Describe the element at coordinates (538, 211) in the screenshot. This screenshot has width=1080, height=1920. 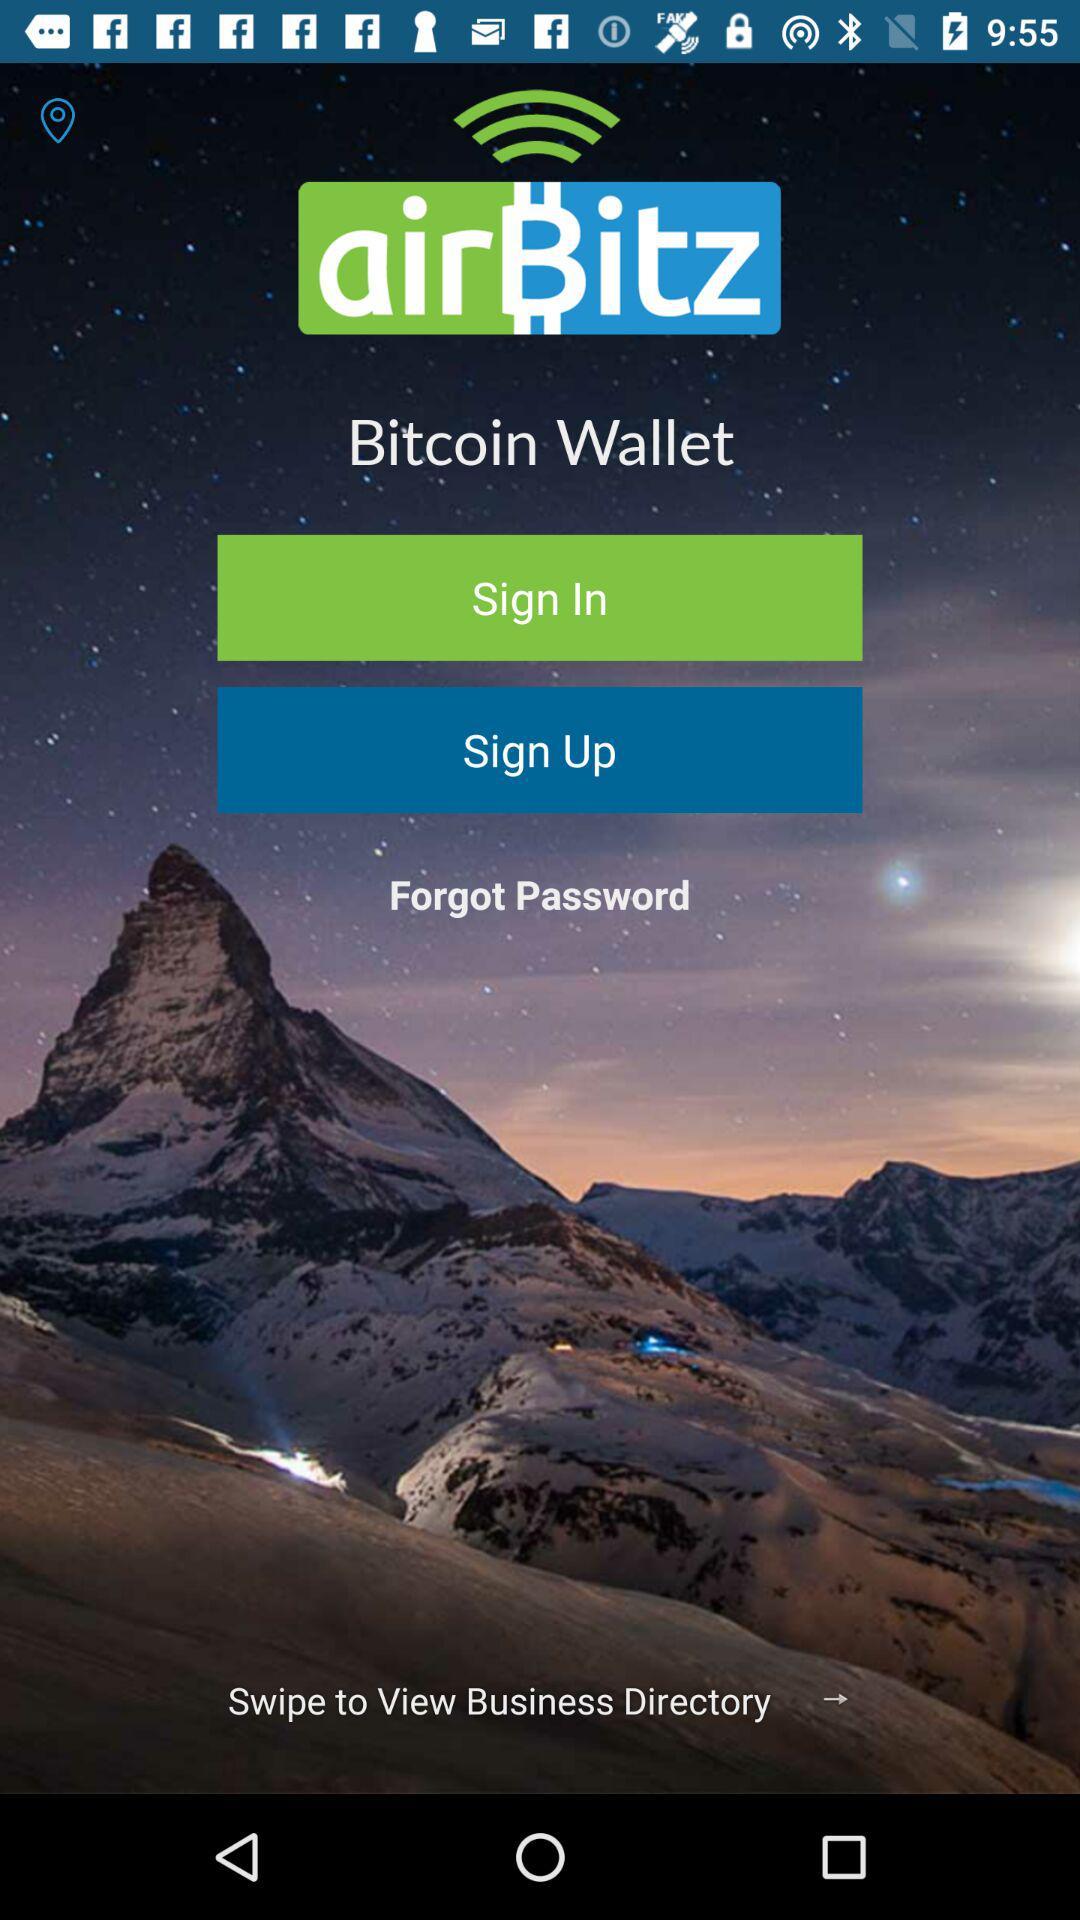
I see `icon above the bitcoin wallet` at that location.